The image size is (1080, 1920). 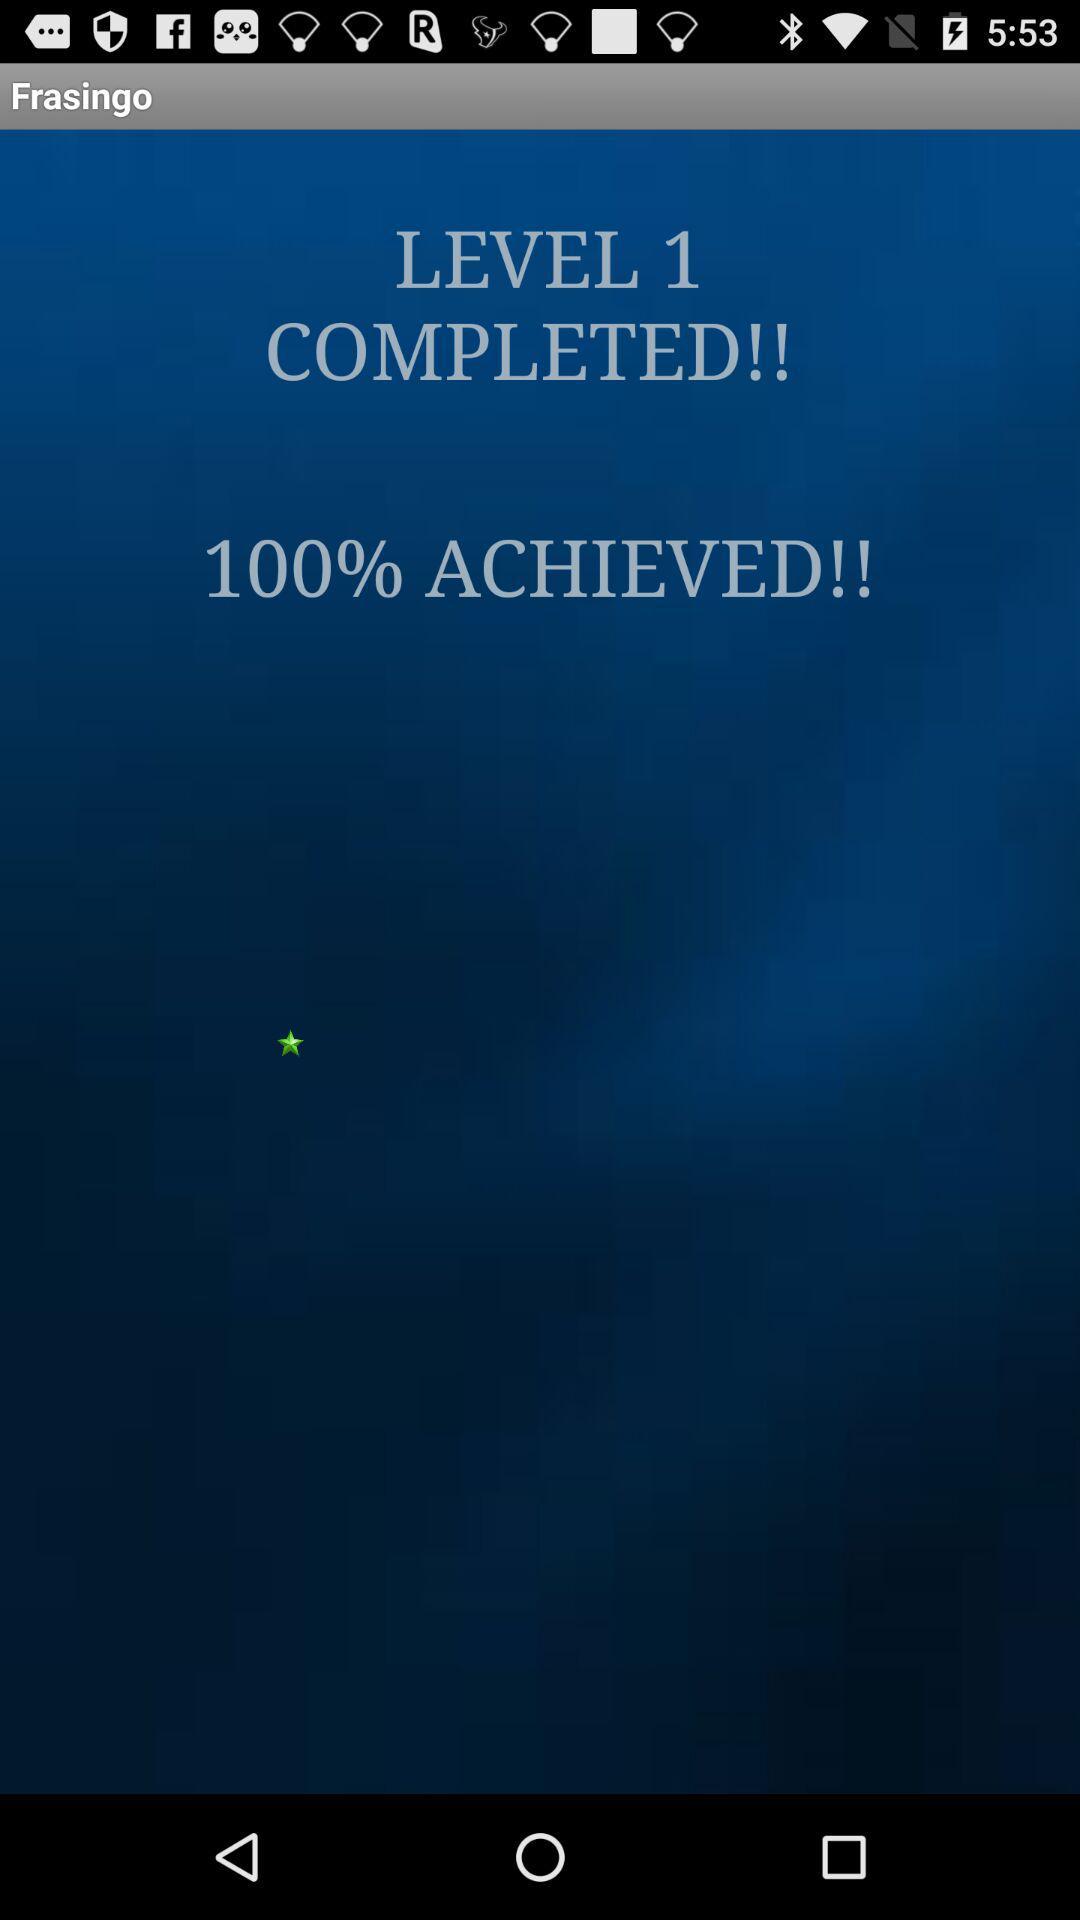 What do you see at coordinates (538, 301) in the screenshot?
I see `app below the frasingo icon` at bounding box center [538, 301].